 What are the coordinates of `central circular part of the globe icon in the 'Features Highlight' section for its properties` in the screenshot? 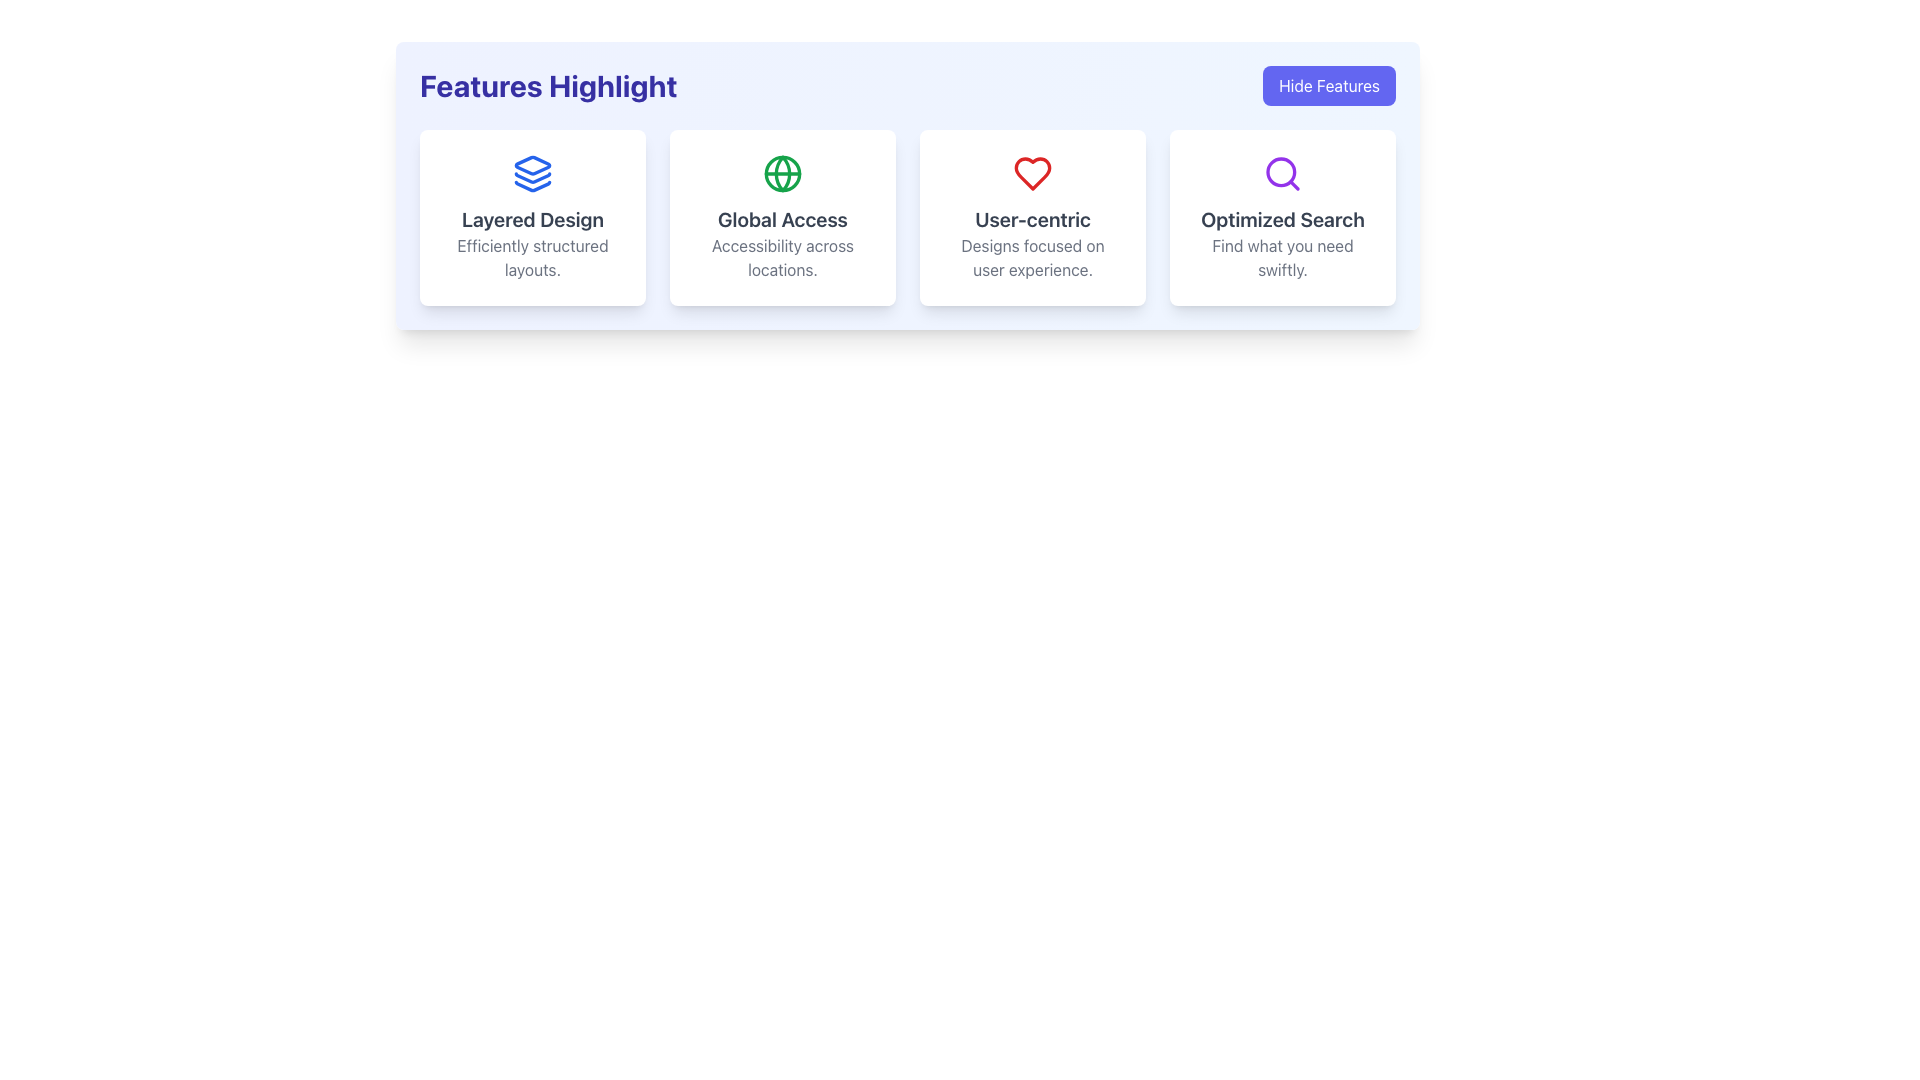 It's located at (781, 172).